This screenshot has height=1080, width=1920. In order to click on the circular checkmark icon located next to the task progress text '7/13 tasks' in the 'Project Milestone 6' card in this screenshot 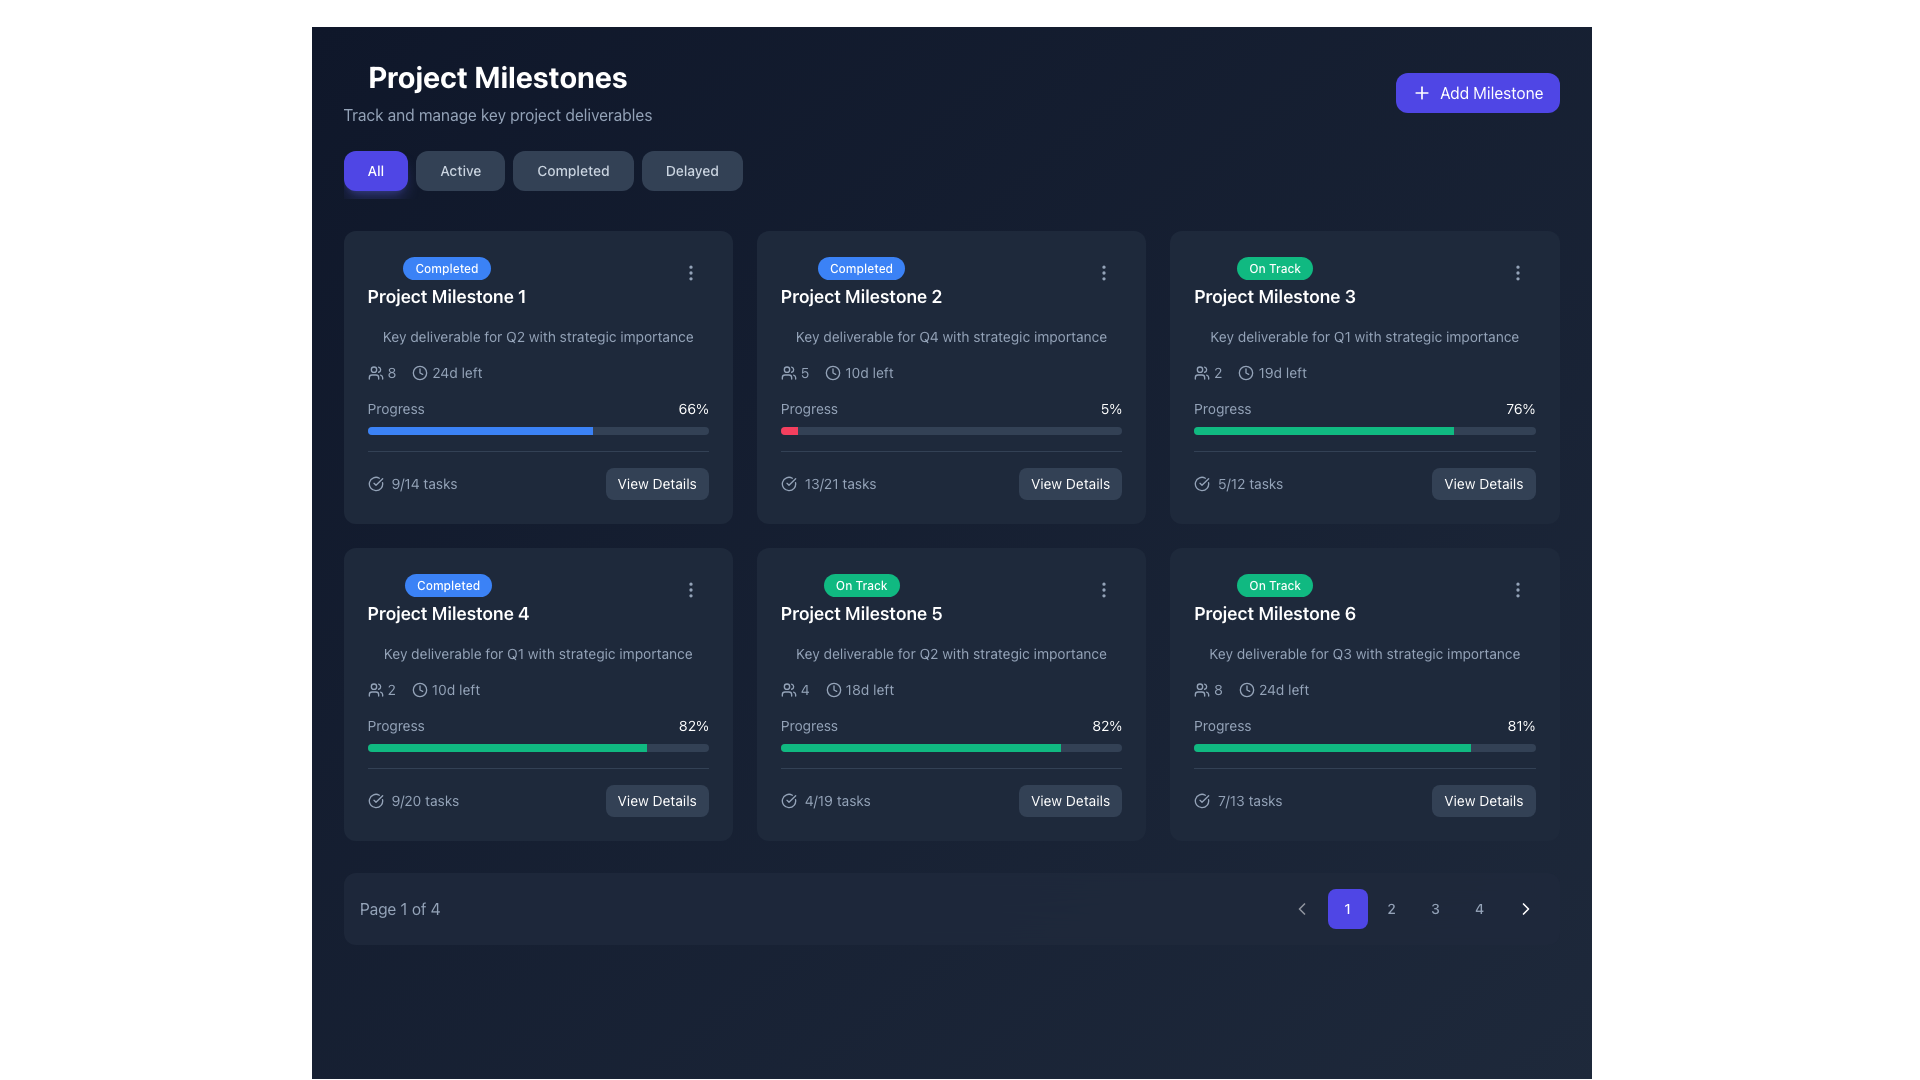, I will do `click(1201, 800)`.